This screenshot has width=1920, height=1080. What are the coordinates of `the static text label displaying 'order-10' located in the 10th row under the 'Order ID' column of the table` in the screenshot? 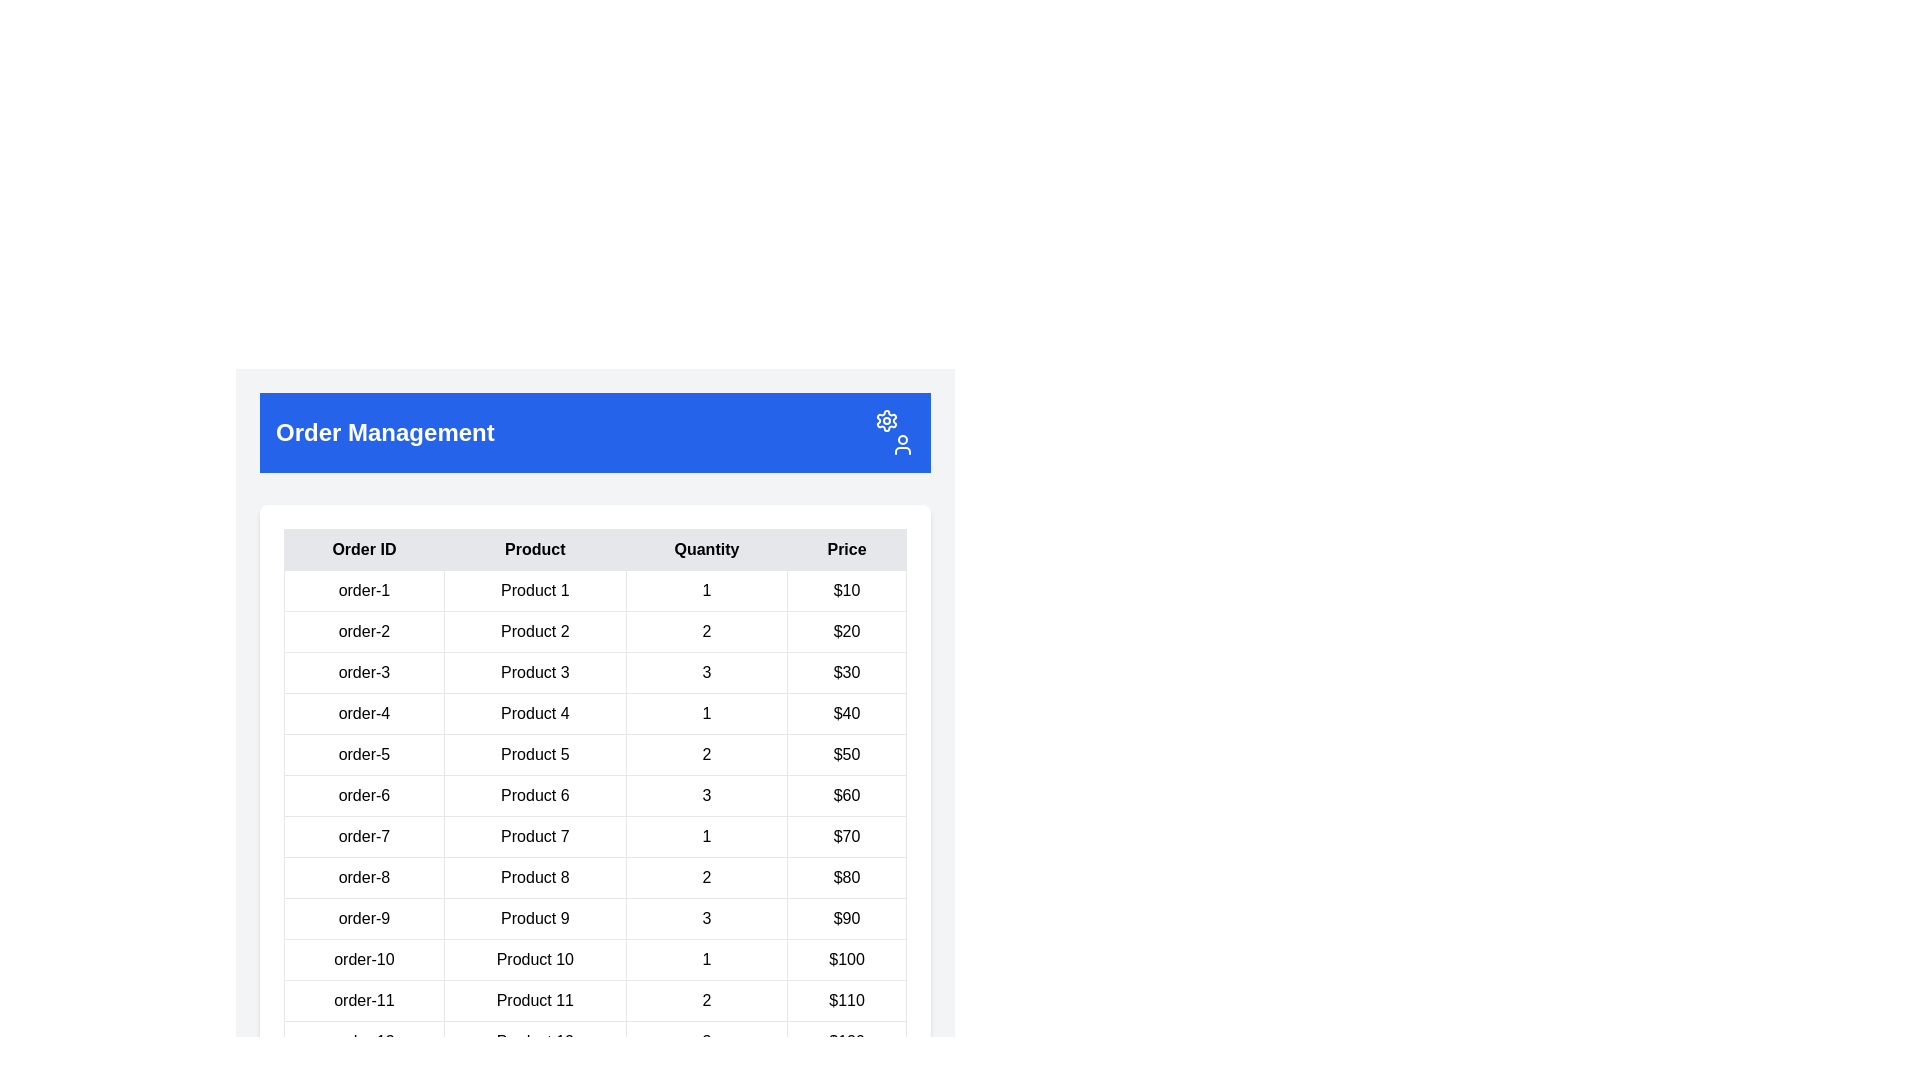 It's located at (364, 959).